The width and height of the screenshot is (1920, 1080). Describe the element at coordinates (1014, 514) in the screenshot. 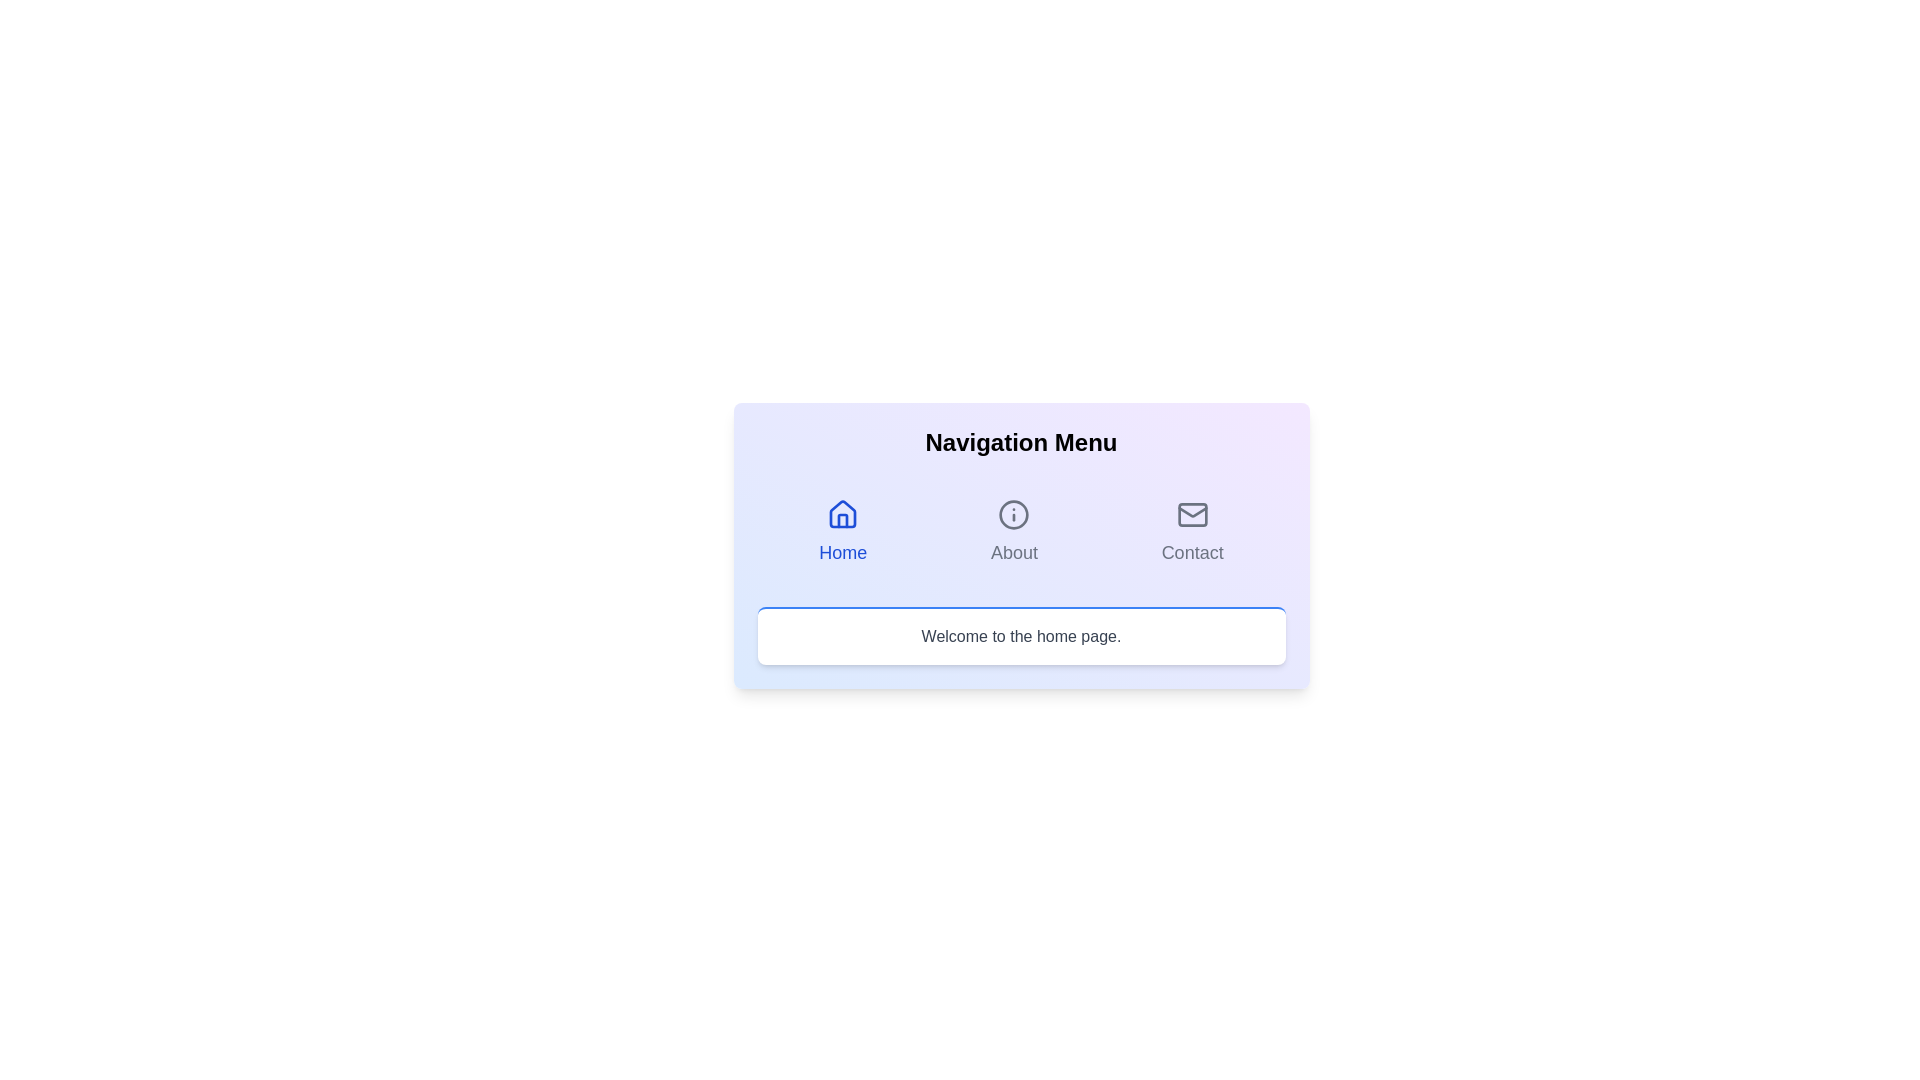

I see `the About icon to observe the visual feedback` at that location.